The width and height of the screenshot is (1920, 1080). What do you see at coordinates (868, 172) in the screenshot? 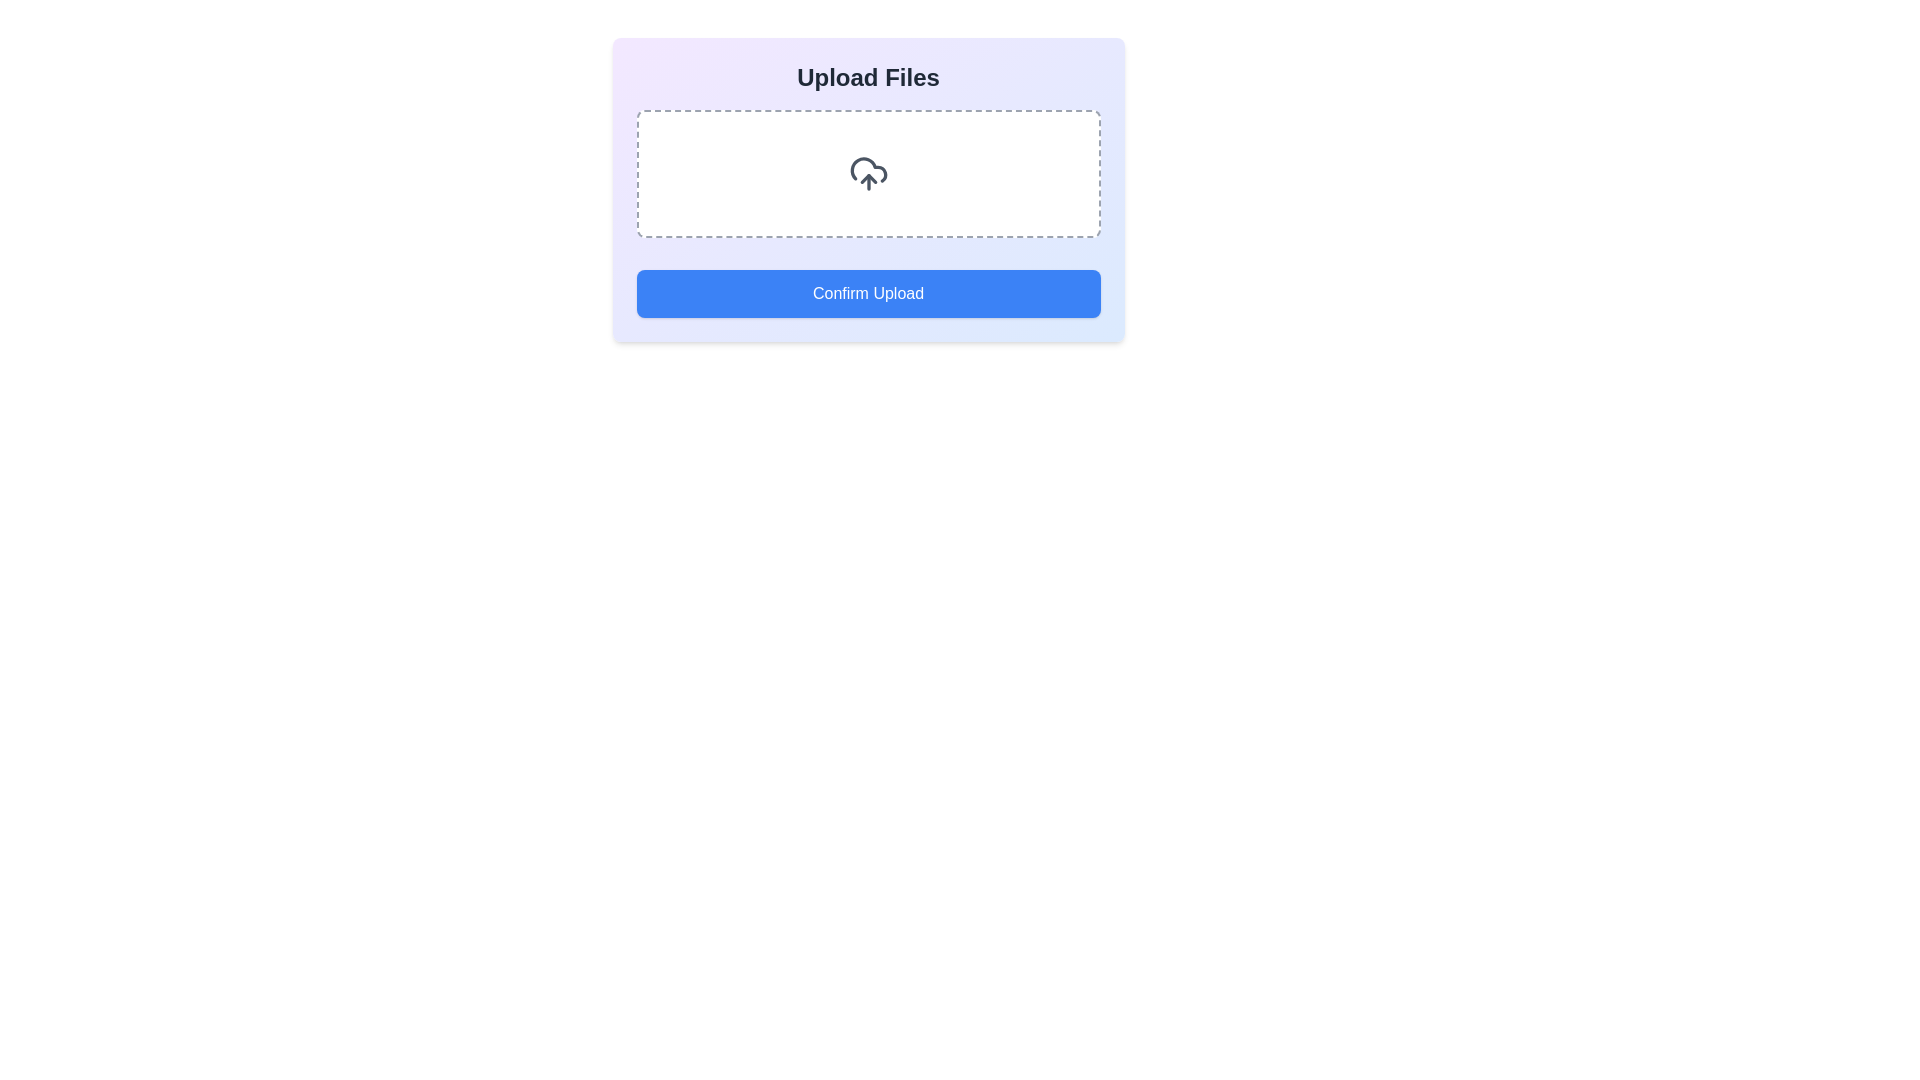
I see `the Upload area (drag-and-drop zone) which is a rectangular box with a dashed border and a cloud upload icon, to indicate it is interactive` at bounding box center [868, 172].